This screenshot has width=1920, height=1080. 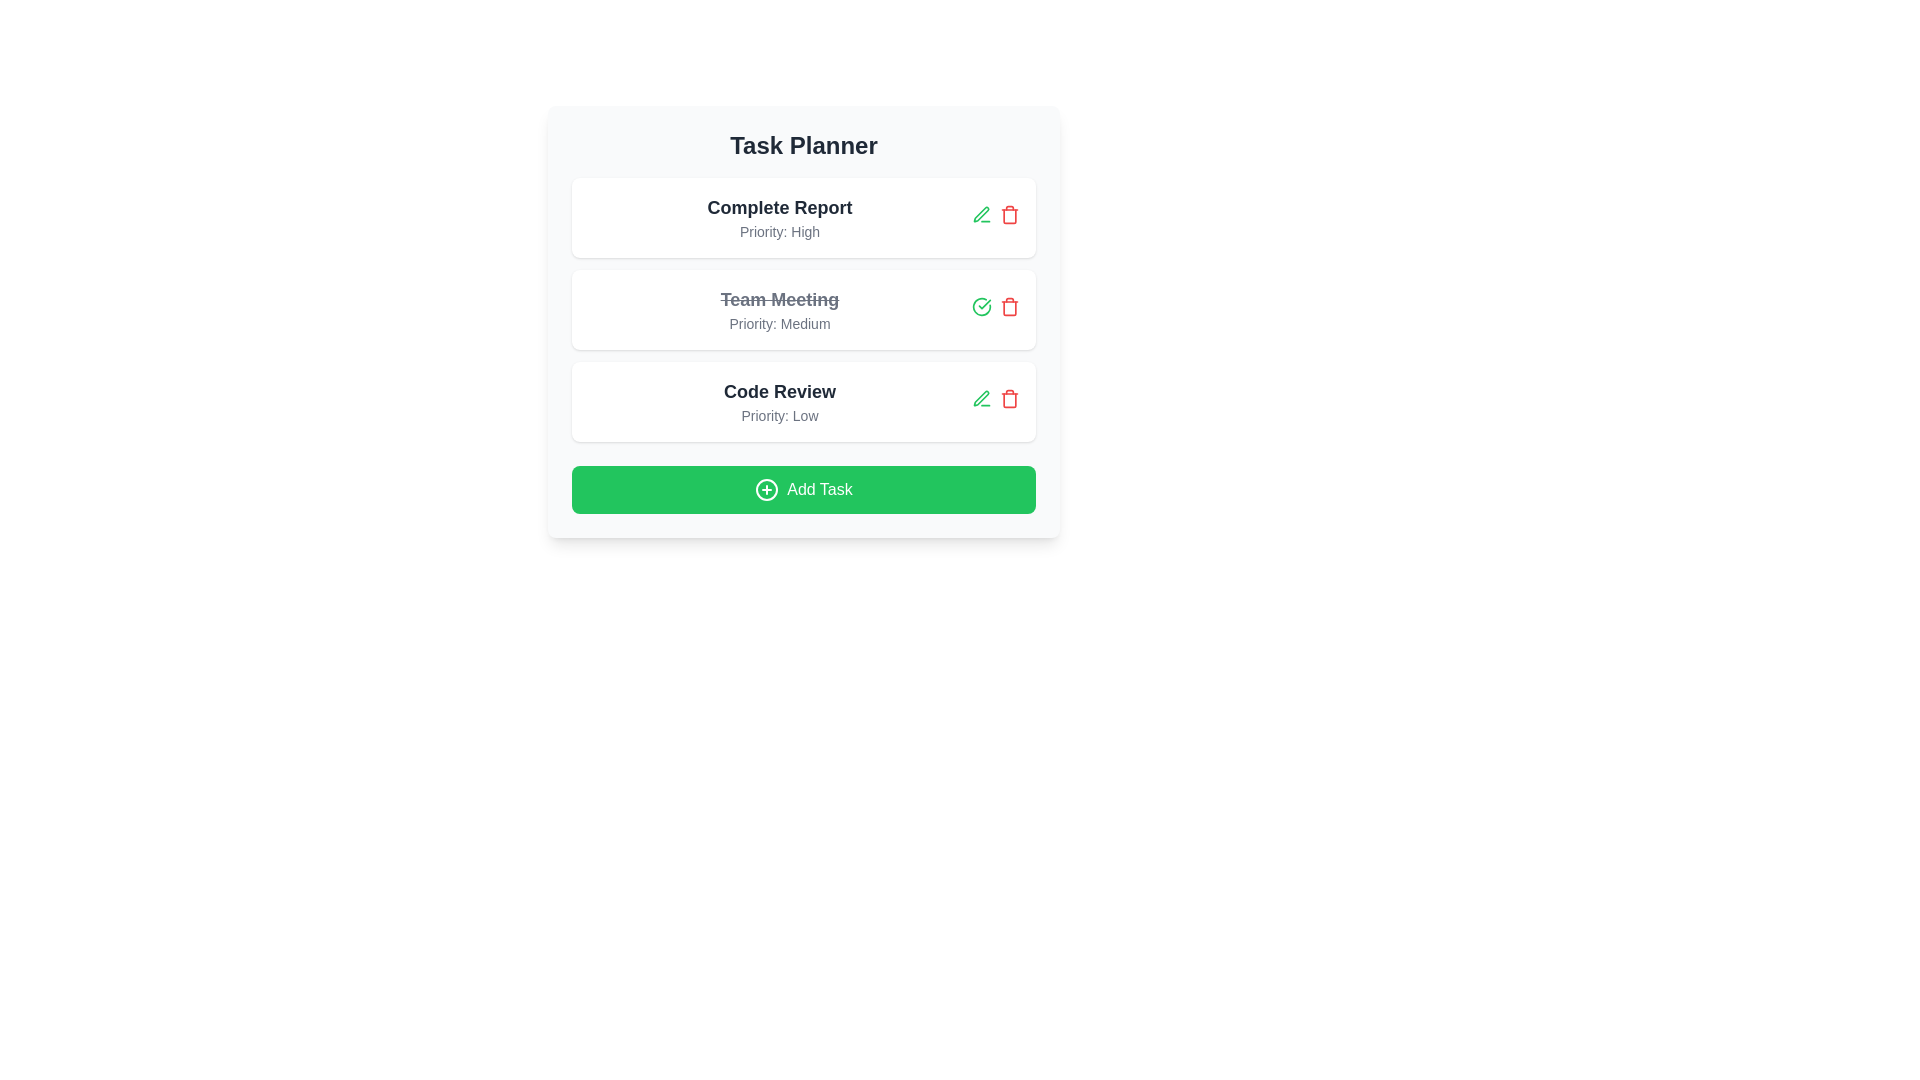 I want to click on the task title text for task 1, so click(x=778, y=208).